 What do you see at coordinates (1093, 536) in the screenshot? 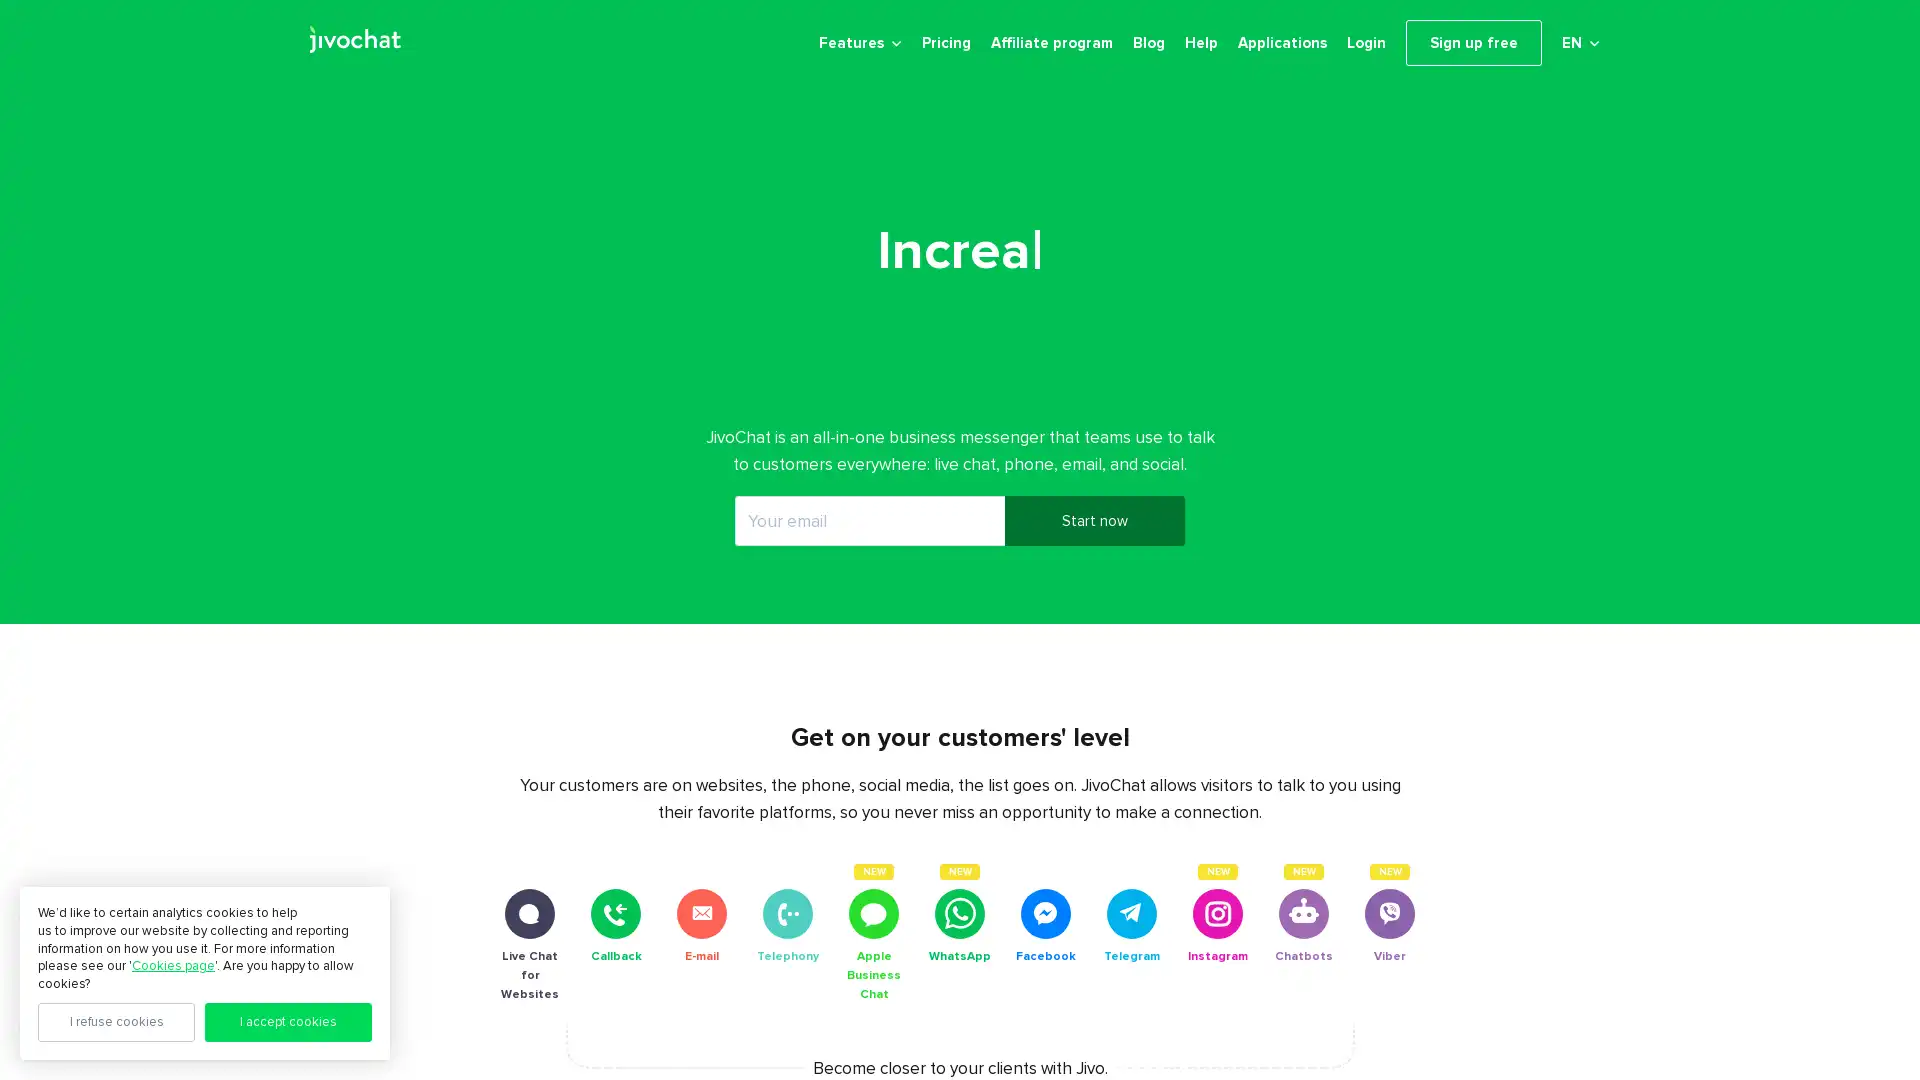
I see `Start now` at bounding box center [1093, 536].